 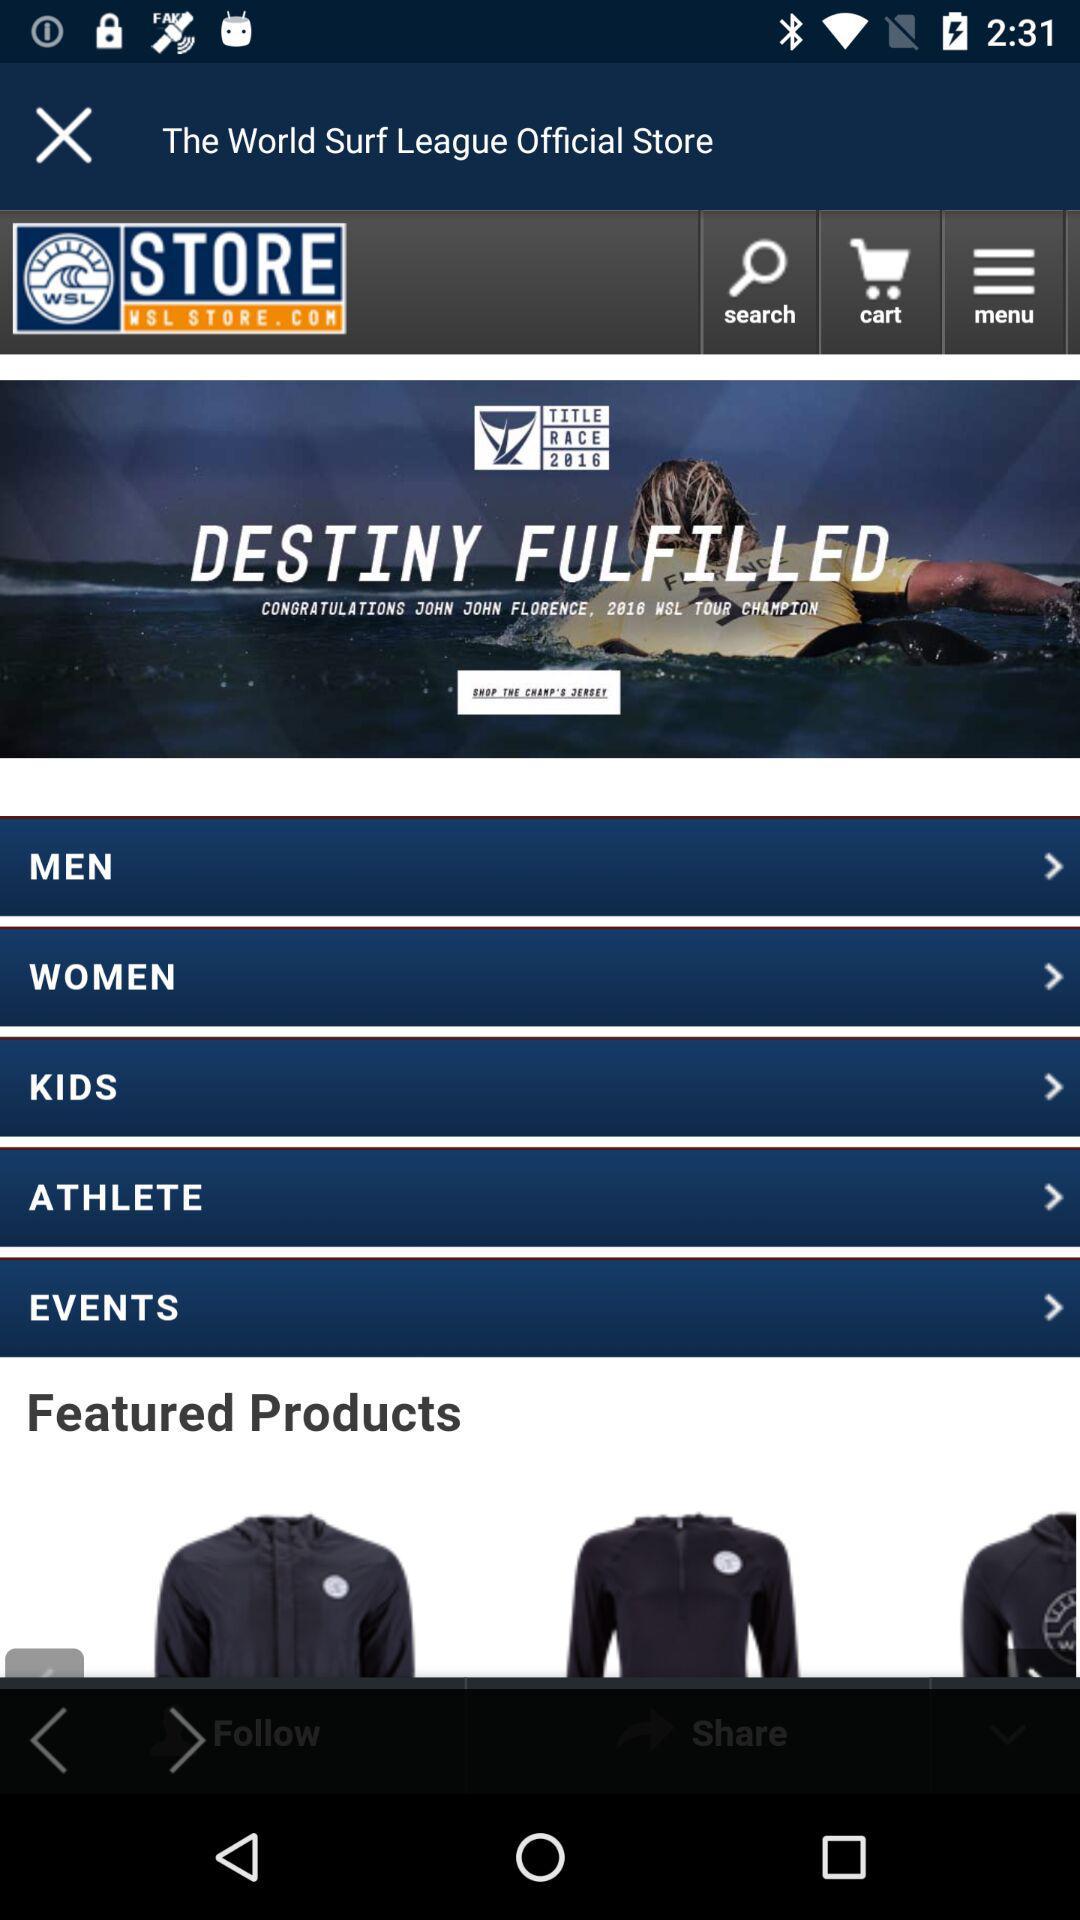 What do you see at coordinates (64, 135) in the screenshot?
I see `to close the search results` at bounding box center [64, 135].